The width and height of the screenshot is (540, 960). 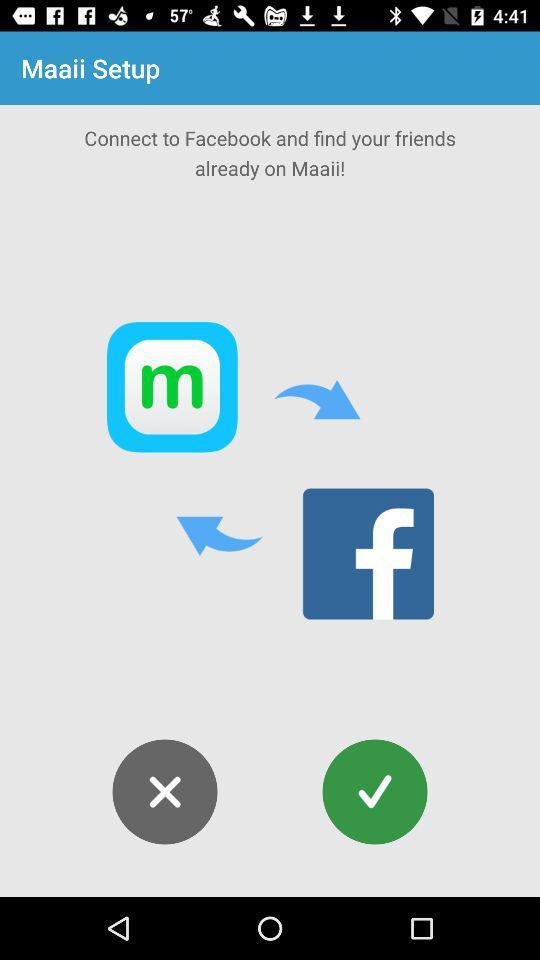 What do you see at coordinates (374, 792) in the screenshot?
I see `connect facebook to maii` at bounding box center [374, 792].